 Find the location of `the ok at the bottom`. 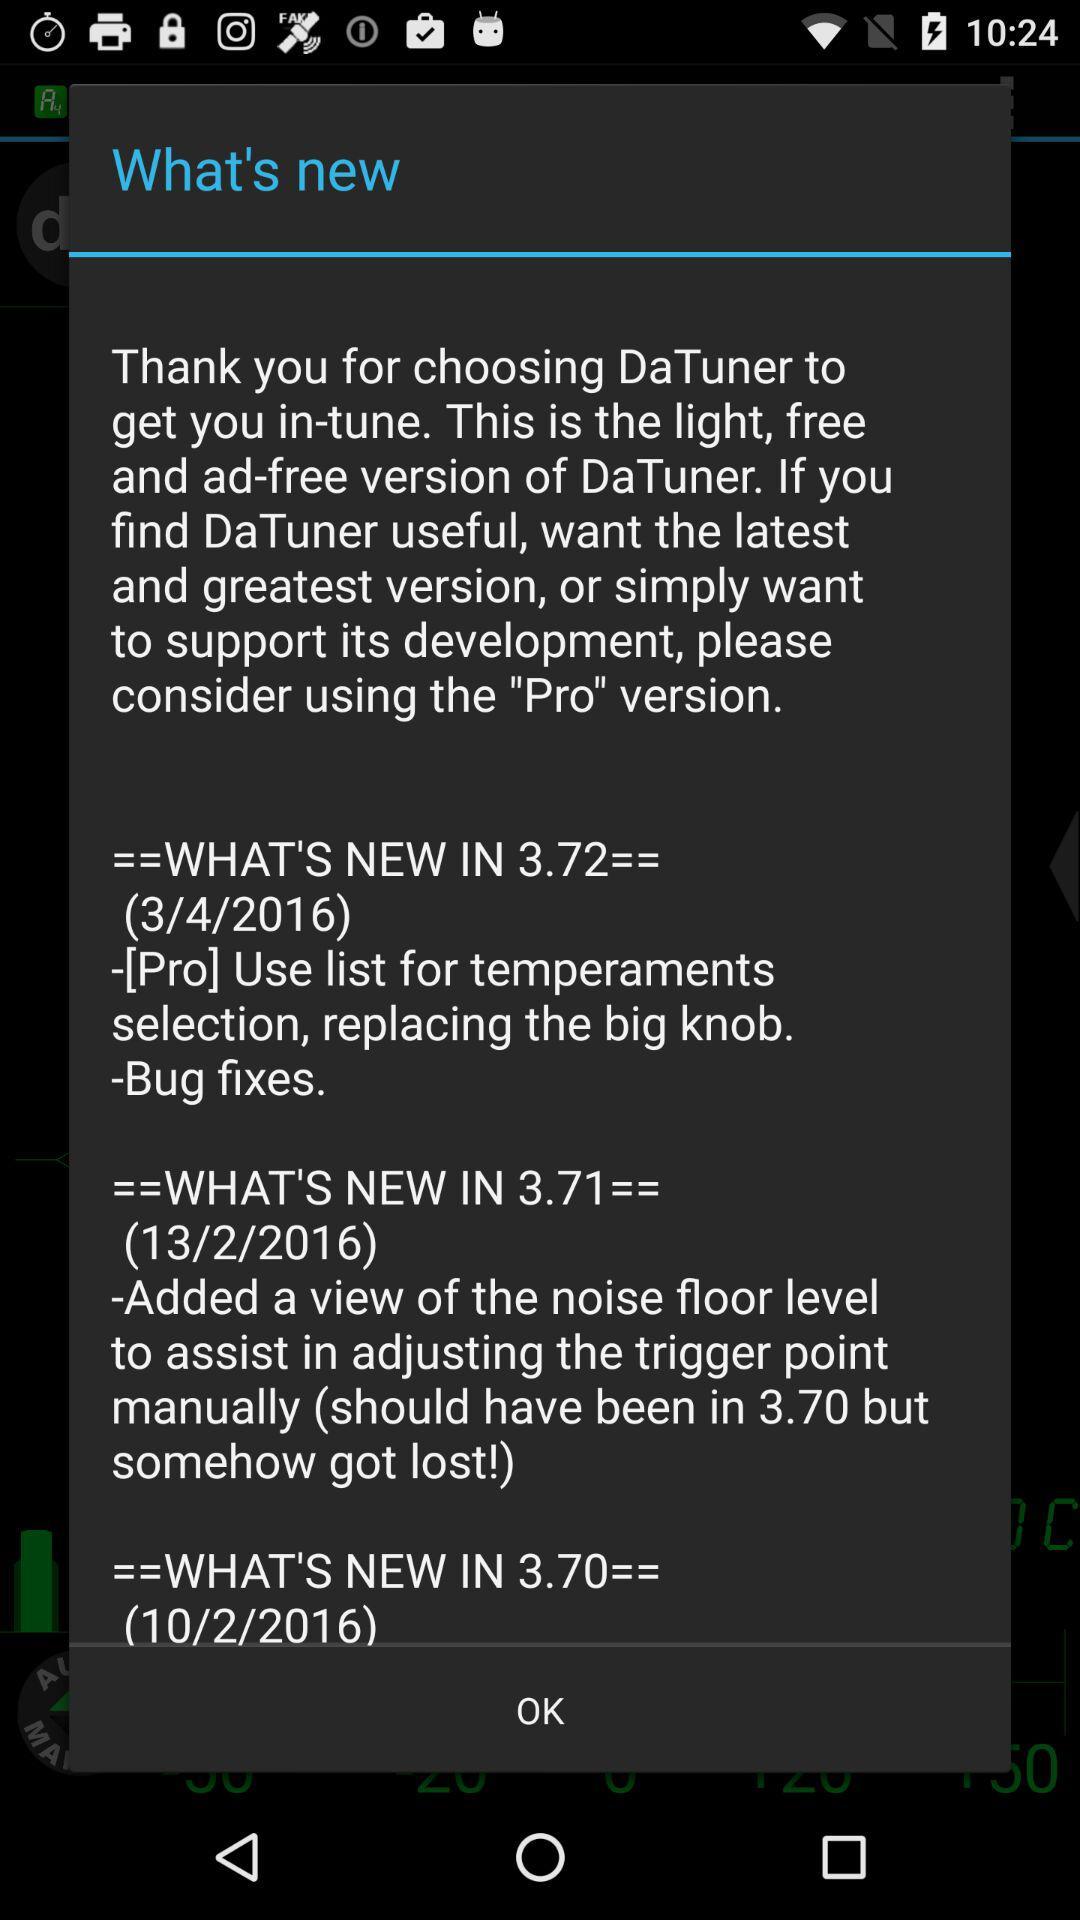

the ok at the bottom is located at coordinates (540, 1708).